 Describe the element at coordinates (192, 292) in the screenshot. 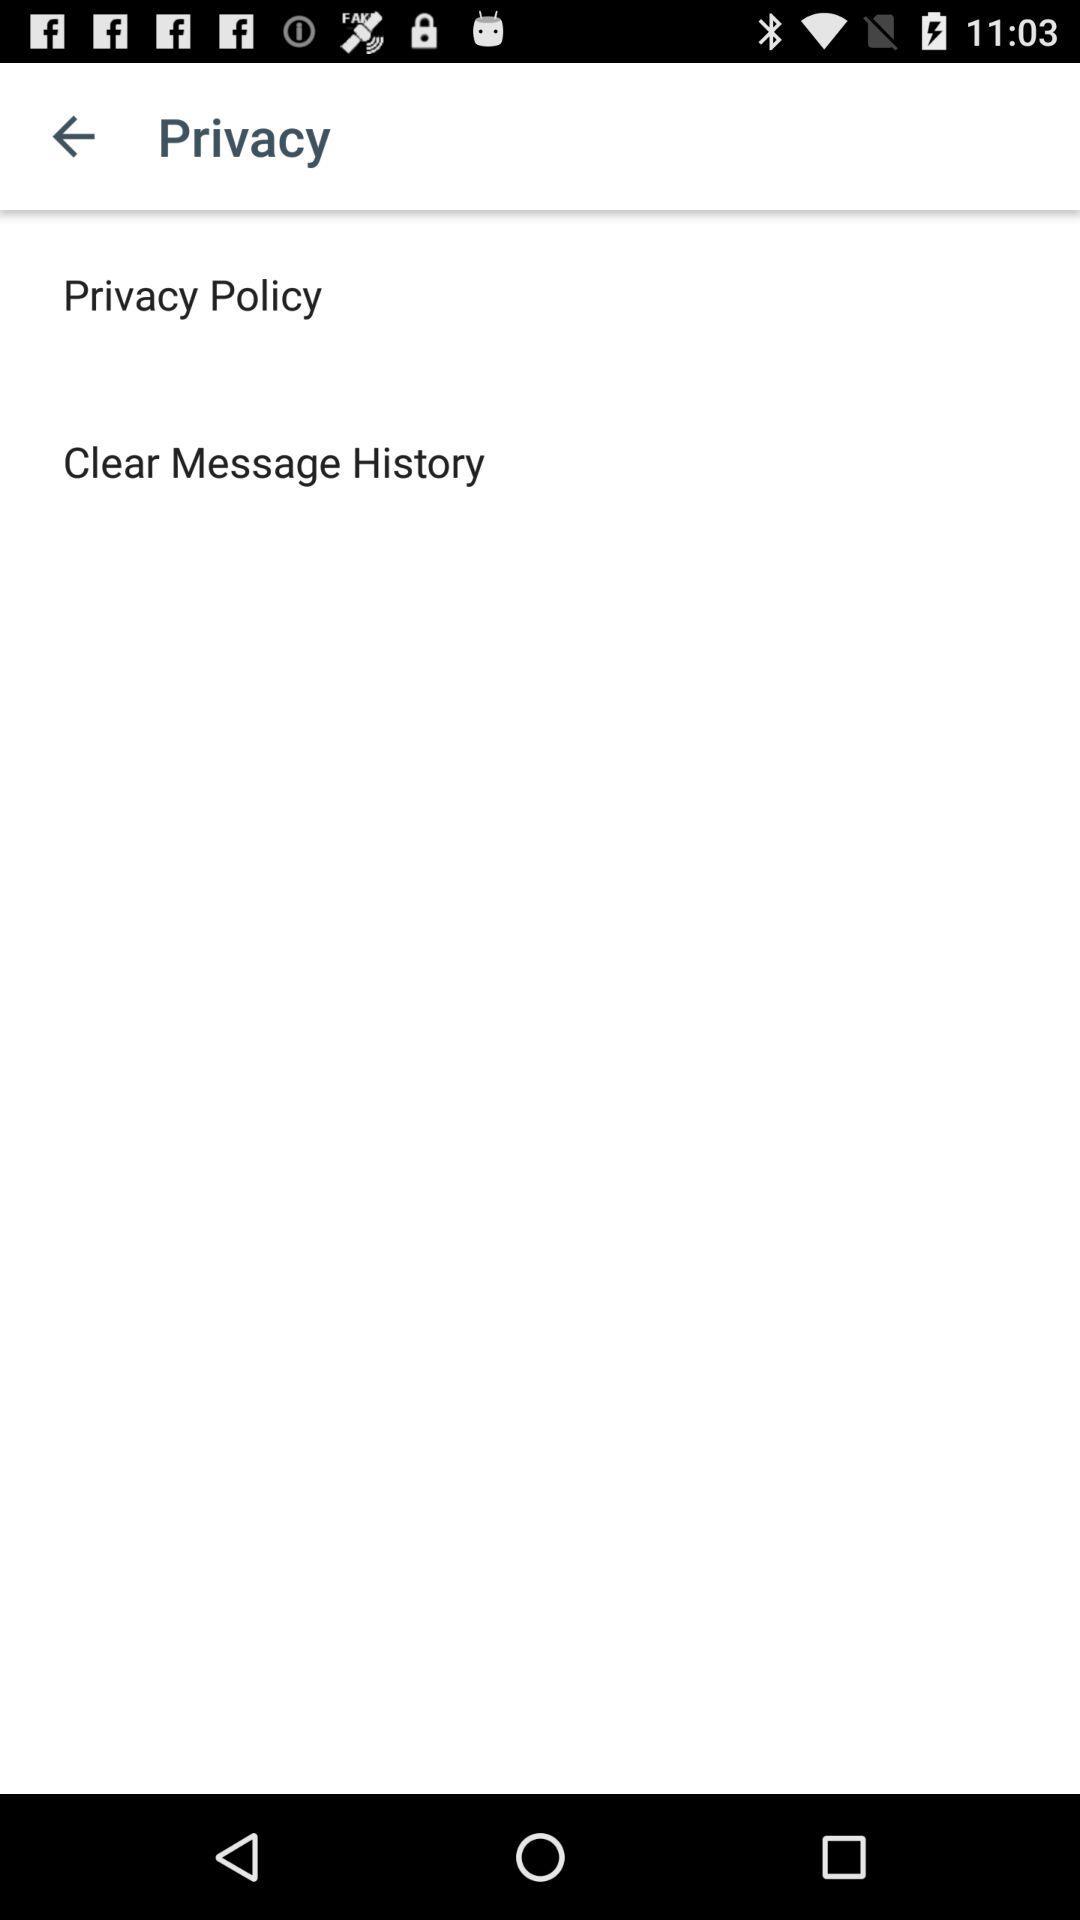

I see `the icon above clear message history icon` at that location.